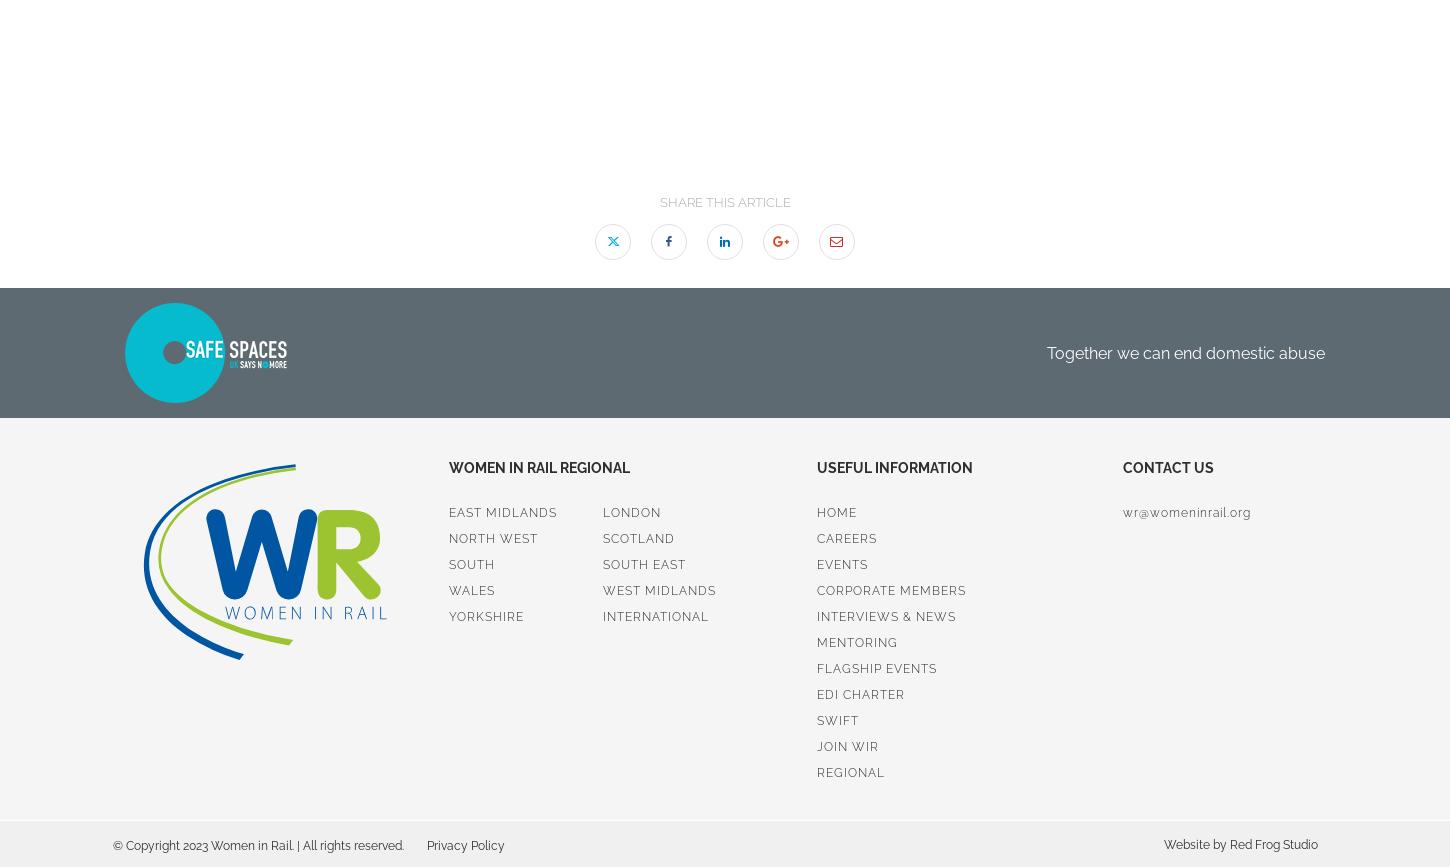 This screenshot has width=1450, height=867. Describe the element at coordinates (257, 843) in the screenshot. I see `'© Copyright 2023 Women in Rail. | All rights reserved.'` at that location.